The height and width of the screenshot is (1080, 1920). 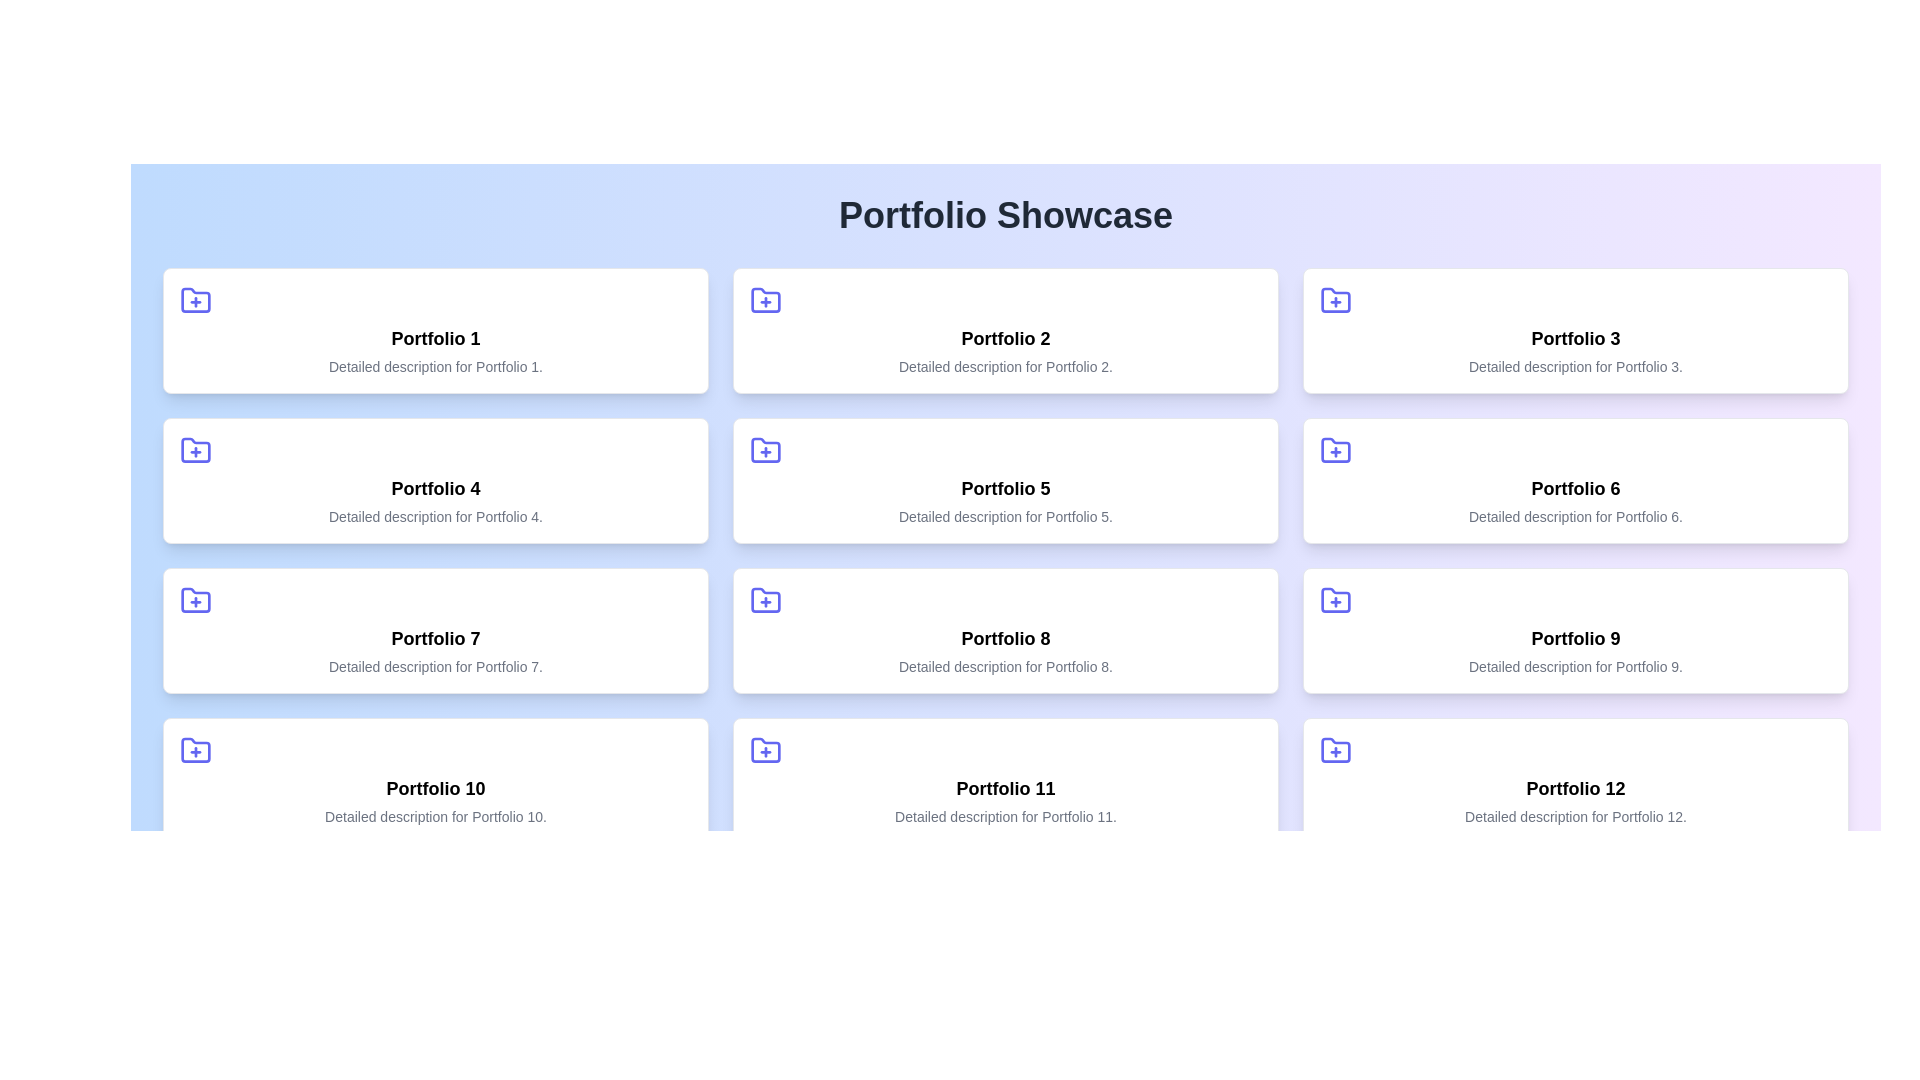 What do you see at coordinates (1335, 749) in the screenshot?
I see `the decorative graphical element of the 'add folder' icon located at the top-left corner of the 'Portfolio 12' card` at bounding box center [1335, 749].